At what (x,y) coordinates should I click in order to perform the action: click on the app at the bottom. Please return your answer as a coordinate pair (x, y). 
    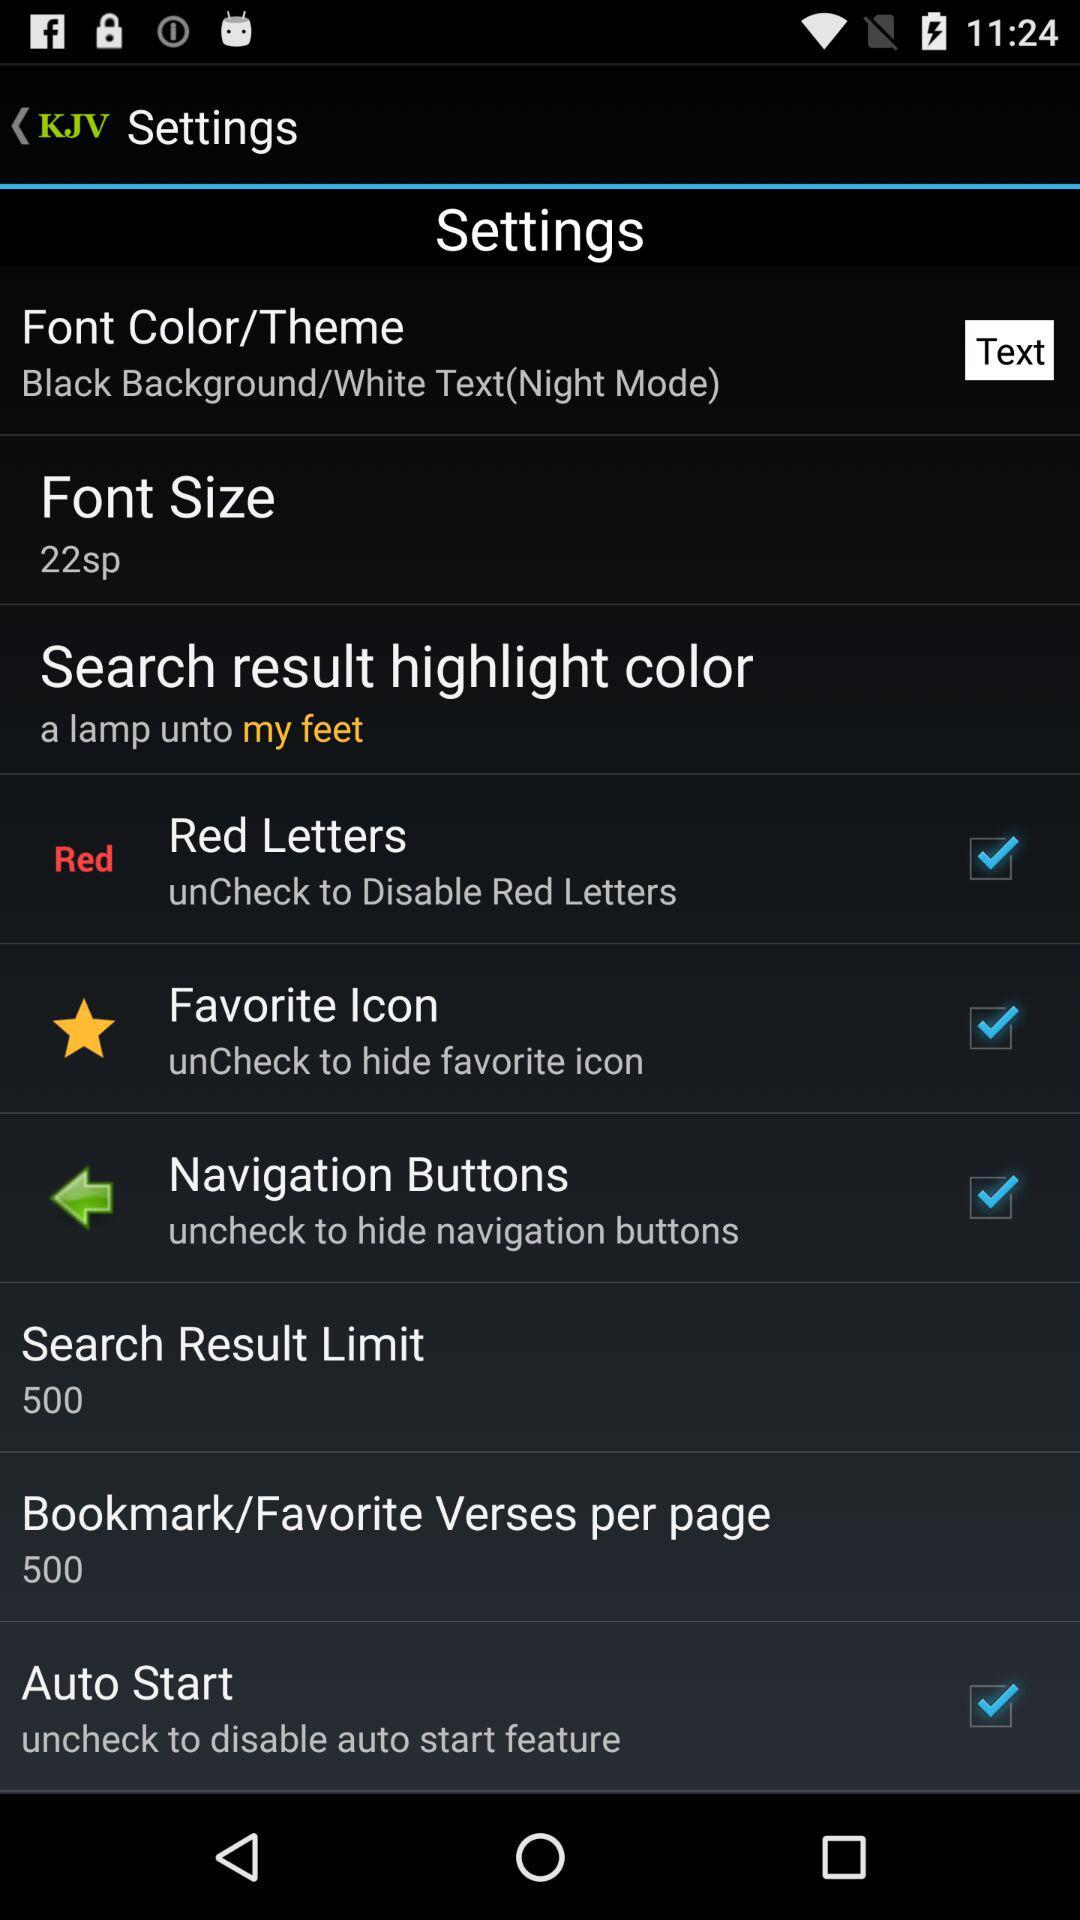
    Looking at the image, I should click on (396, 1511).